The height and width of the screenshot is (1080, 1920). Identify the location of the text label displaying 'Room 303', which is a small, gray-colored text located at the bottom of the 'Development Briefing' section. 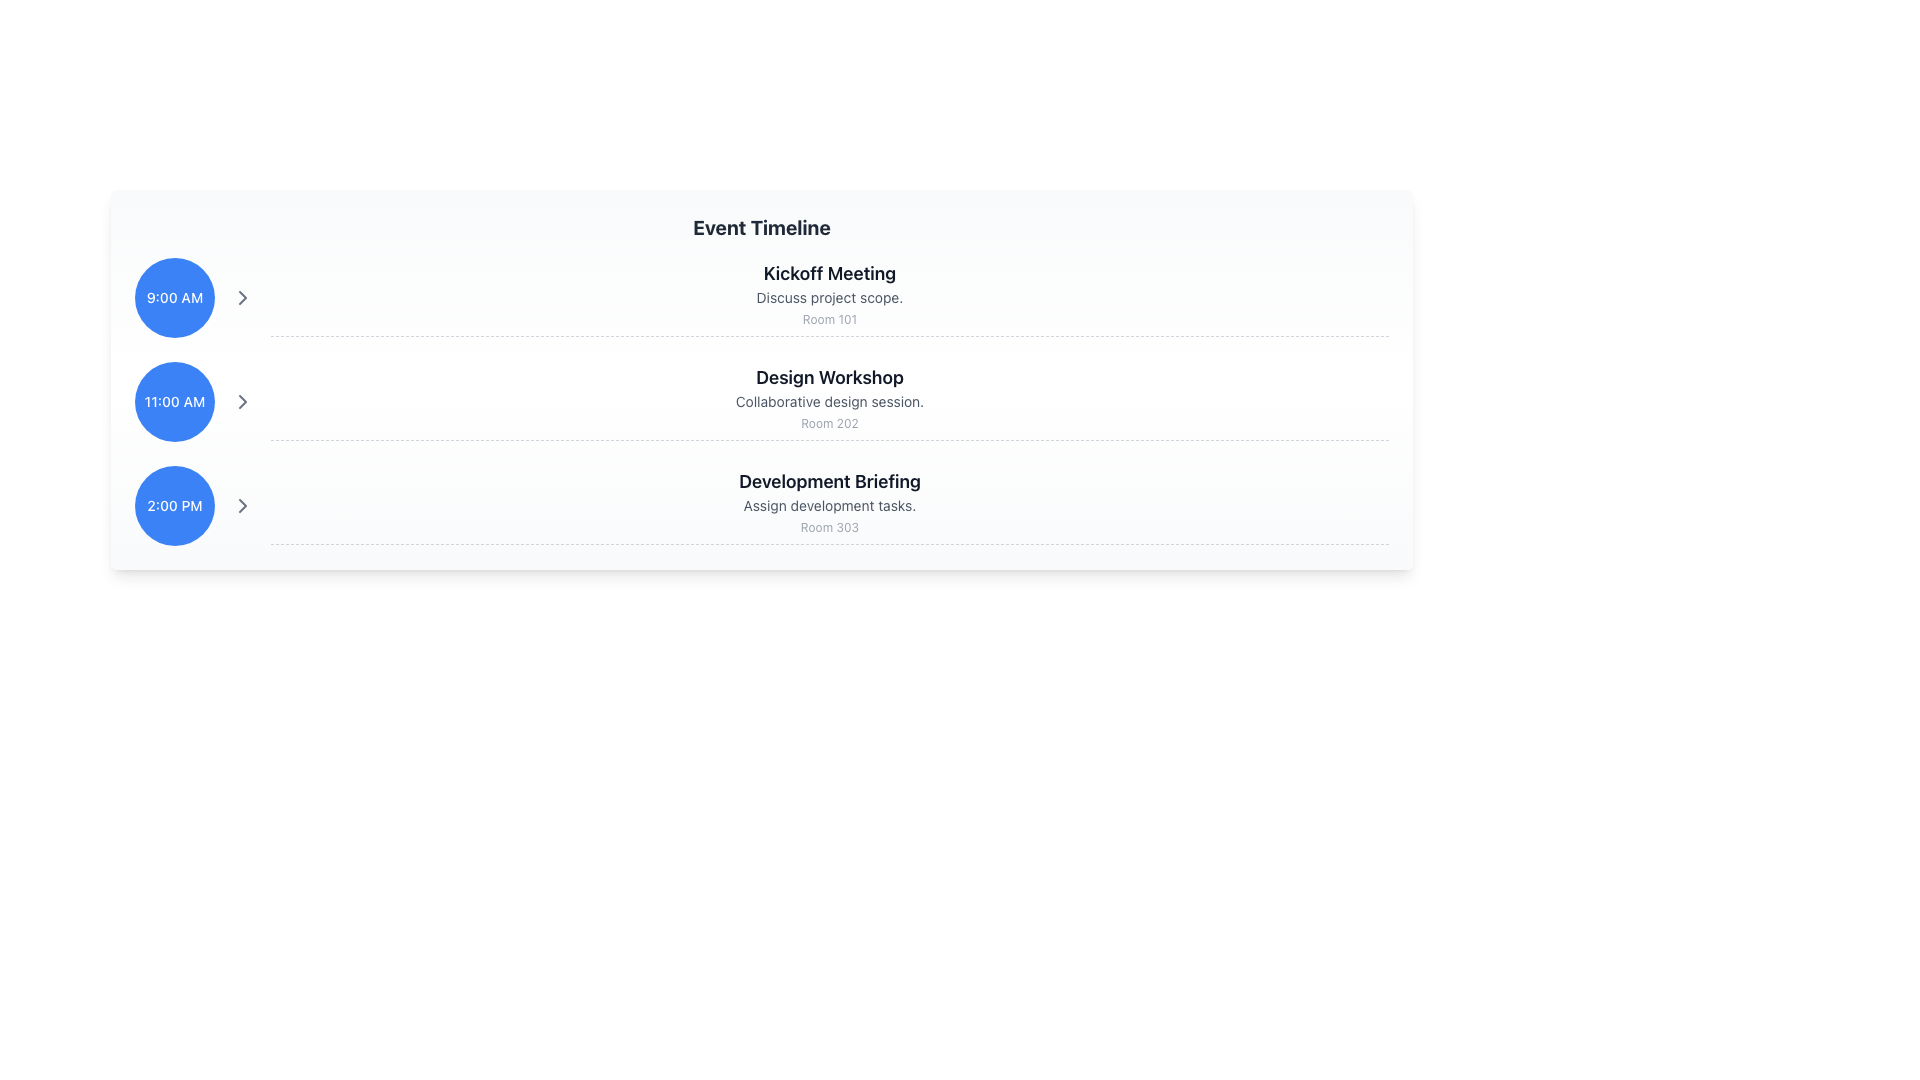
(830, 526).